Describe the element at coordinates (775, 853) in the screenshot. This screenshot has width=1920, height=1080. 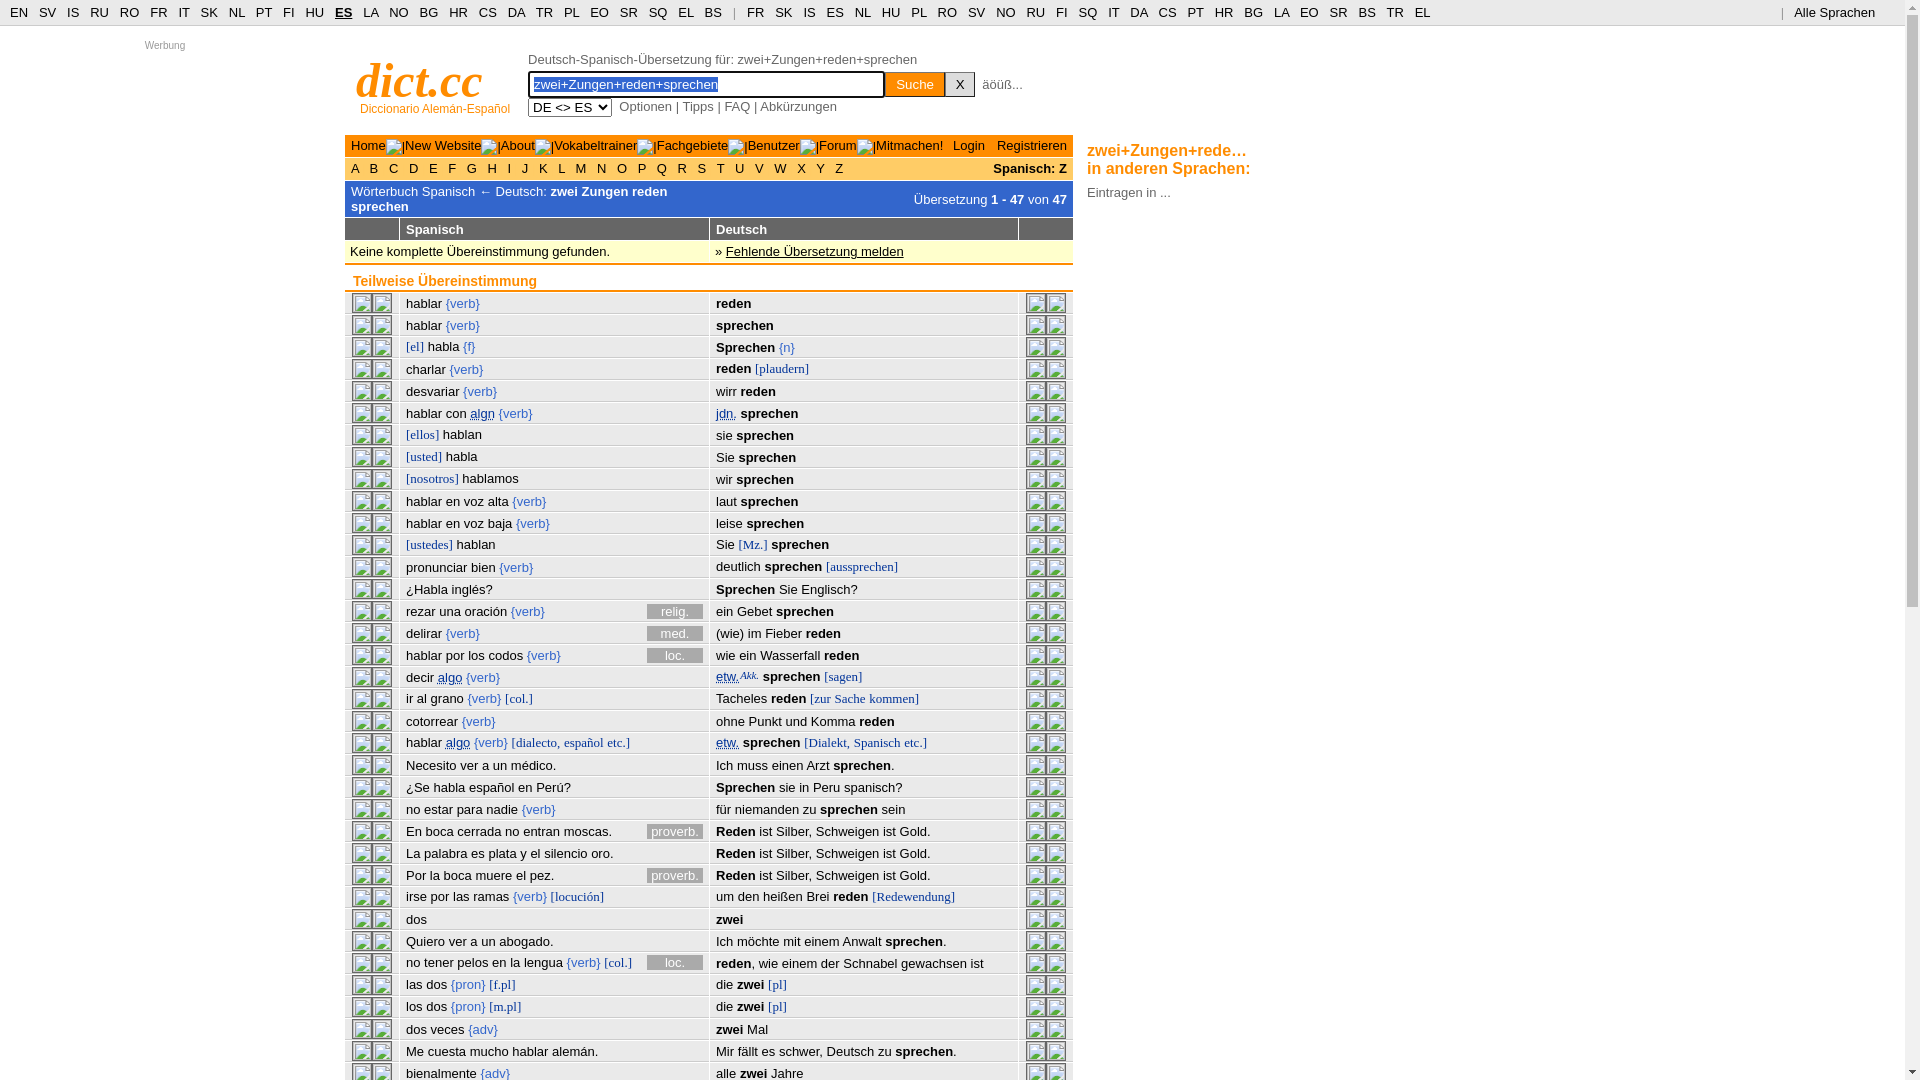
I see `'Silber,'` at that location.